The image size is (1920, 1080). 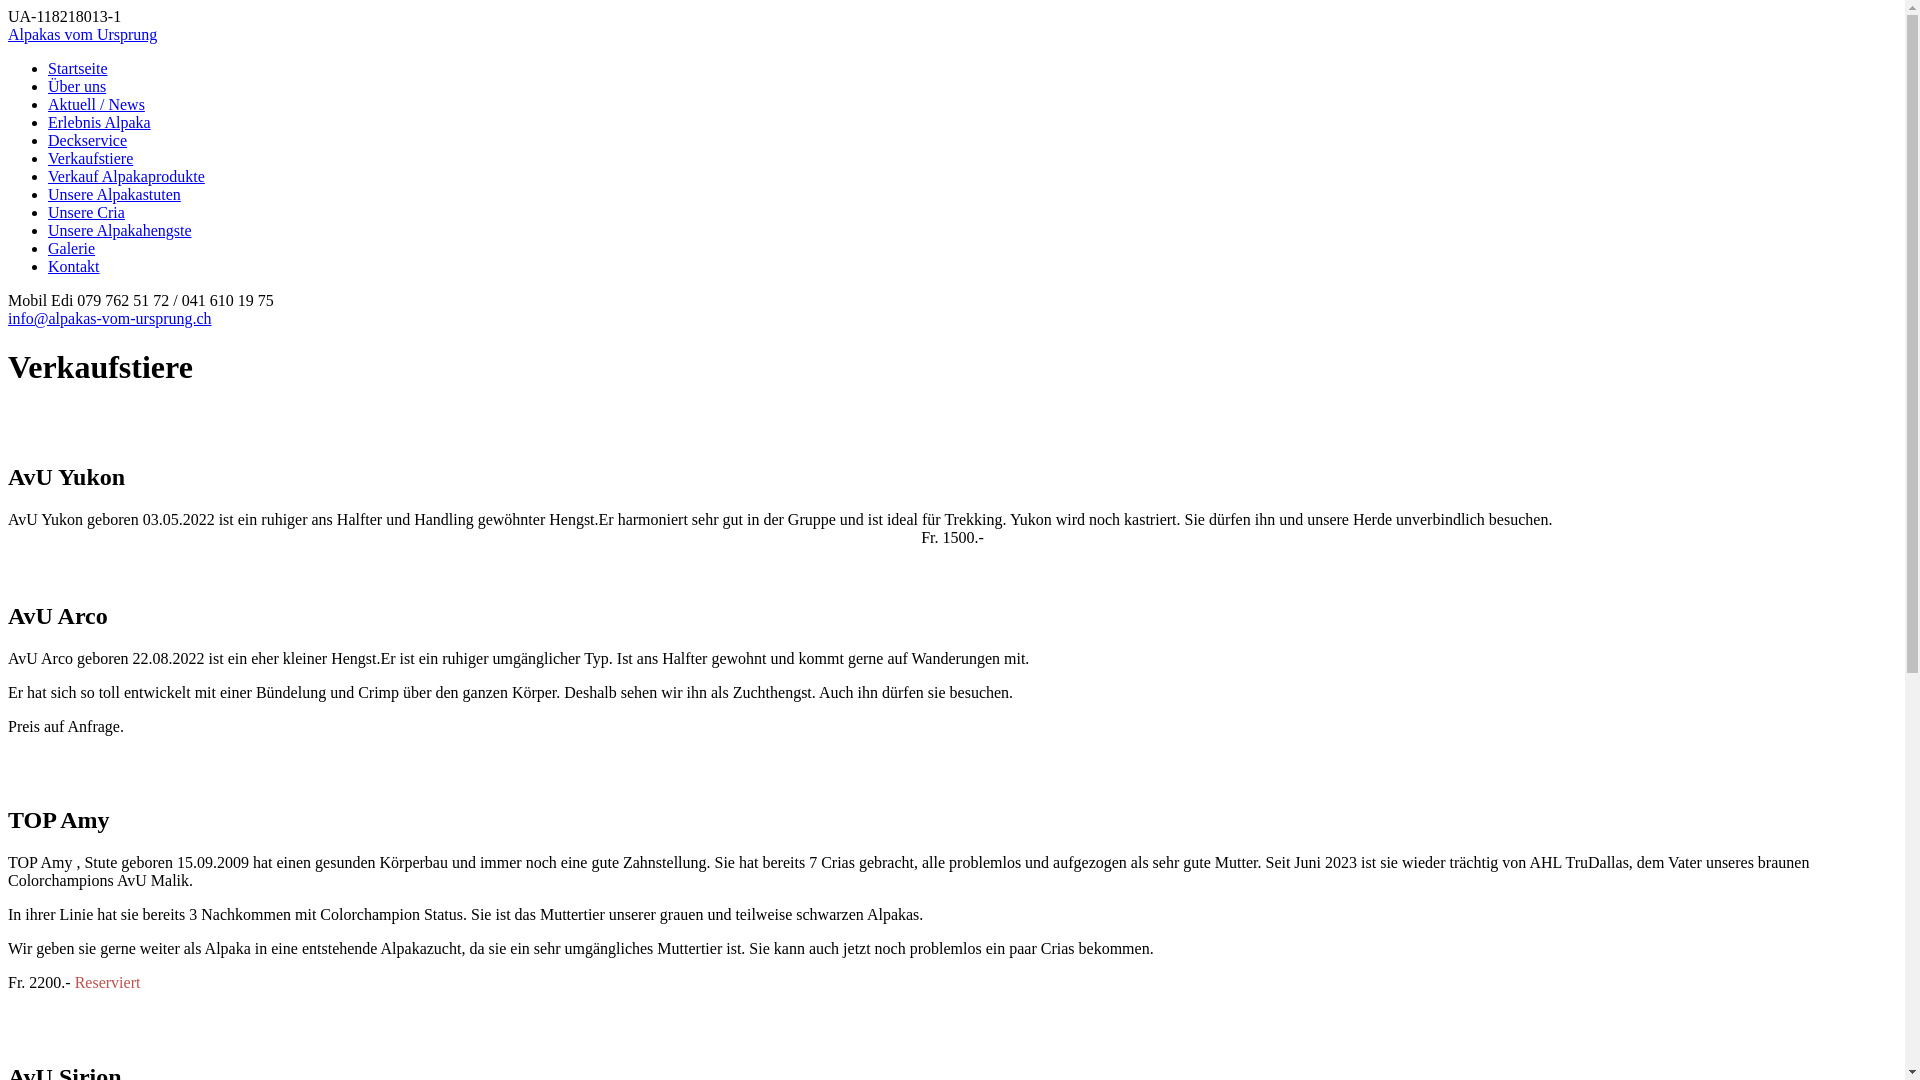 I want to click on 'Galerie', so click(x=71, y=247).